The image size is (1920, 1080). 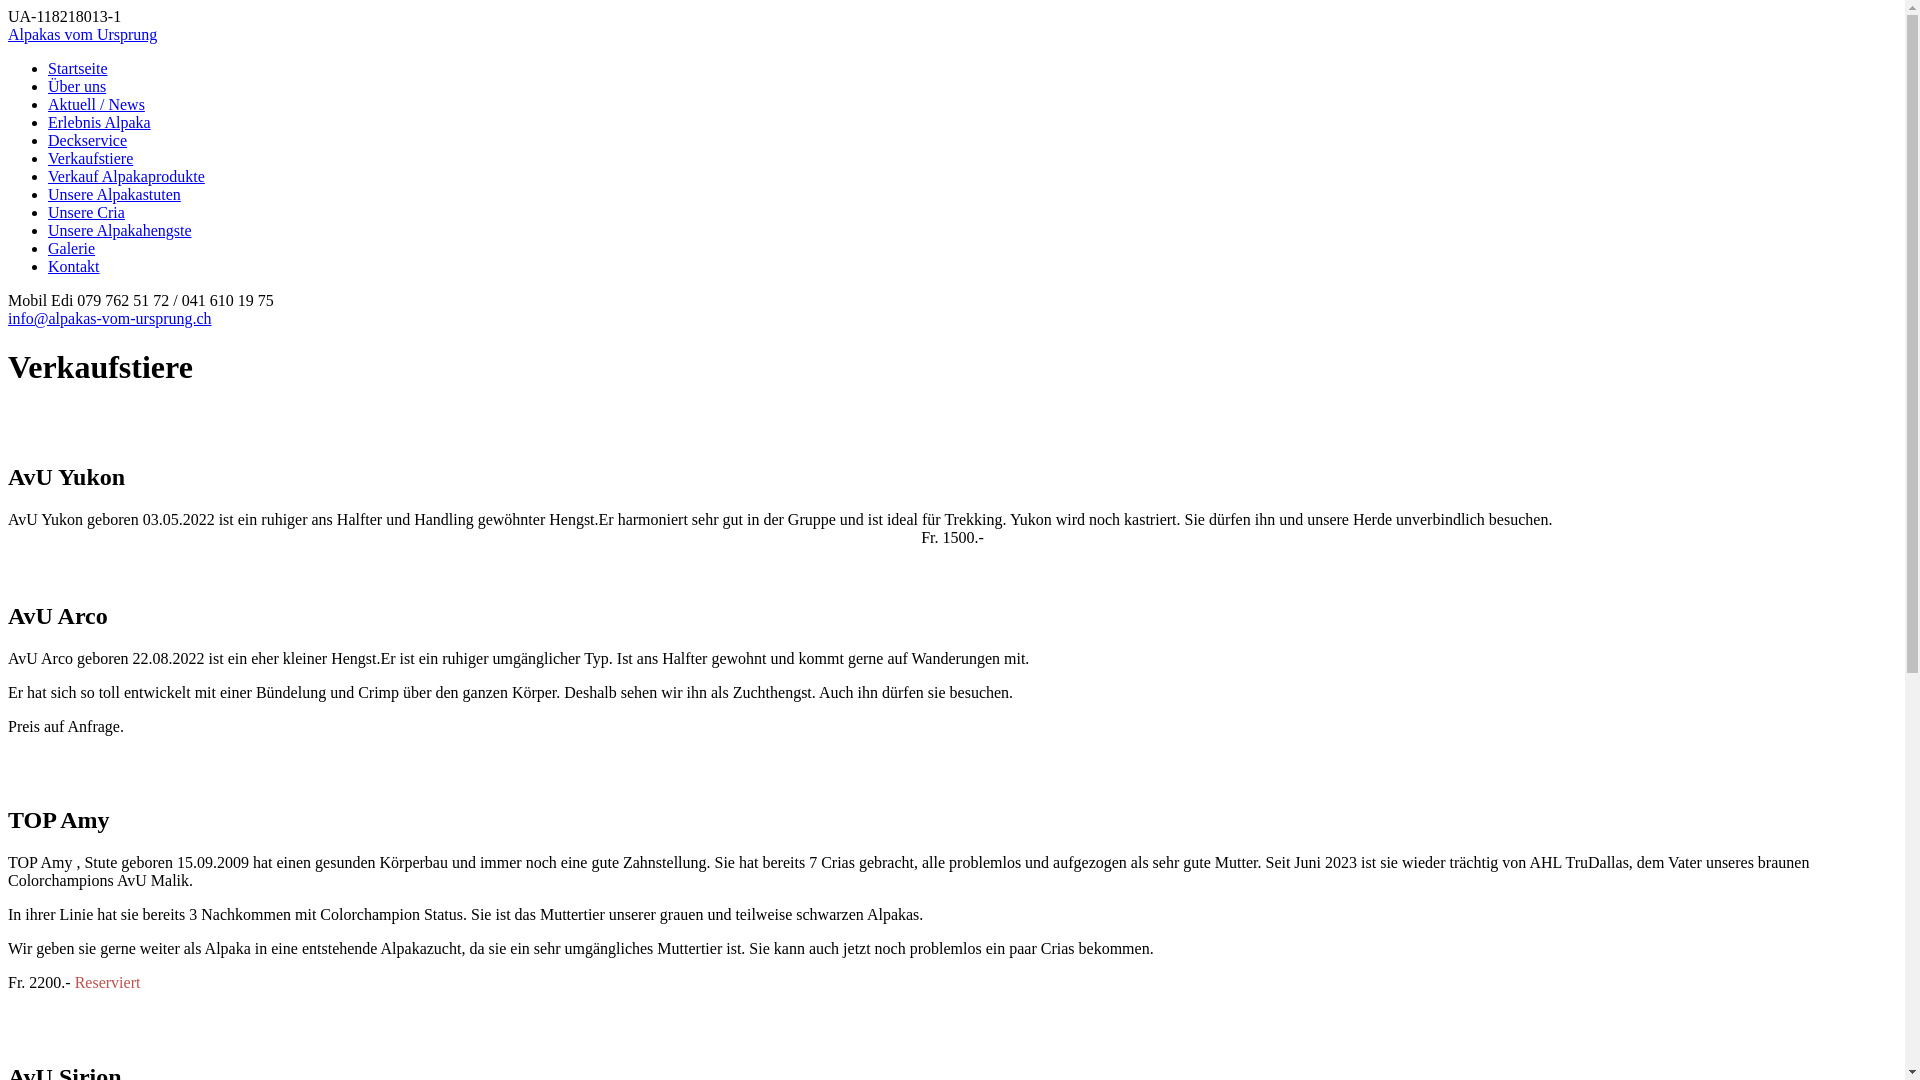 I want to click on 'Galerie', so click(x=71, y=247).